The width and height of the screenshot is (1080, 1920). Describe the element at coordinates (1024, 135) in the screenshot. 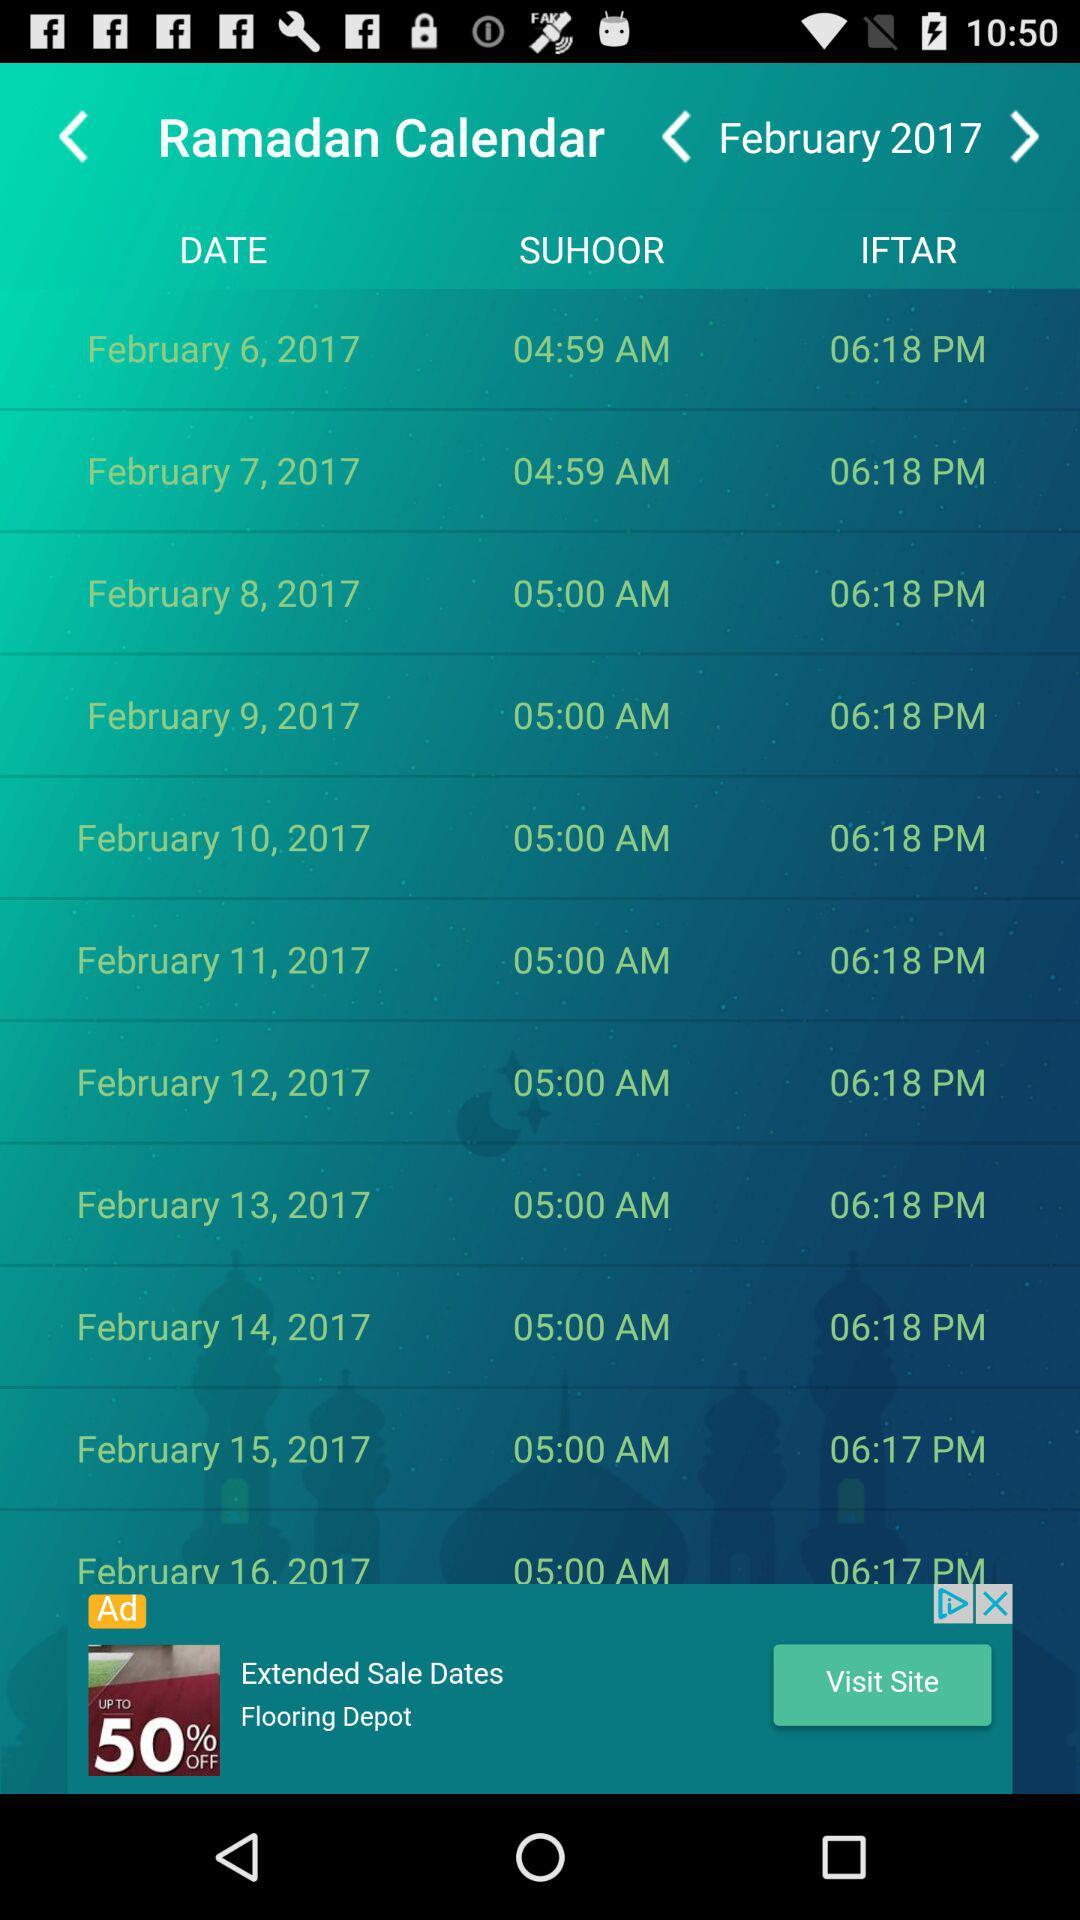

I see `advance to next month` at that location.